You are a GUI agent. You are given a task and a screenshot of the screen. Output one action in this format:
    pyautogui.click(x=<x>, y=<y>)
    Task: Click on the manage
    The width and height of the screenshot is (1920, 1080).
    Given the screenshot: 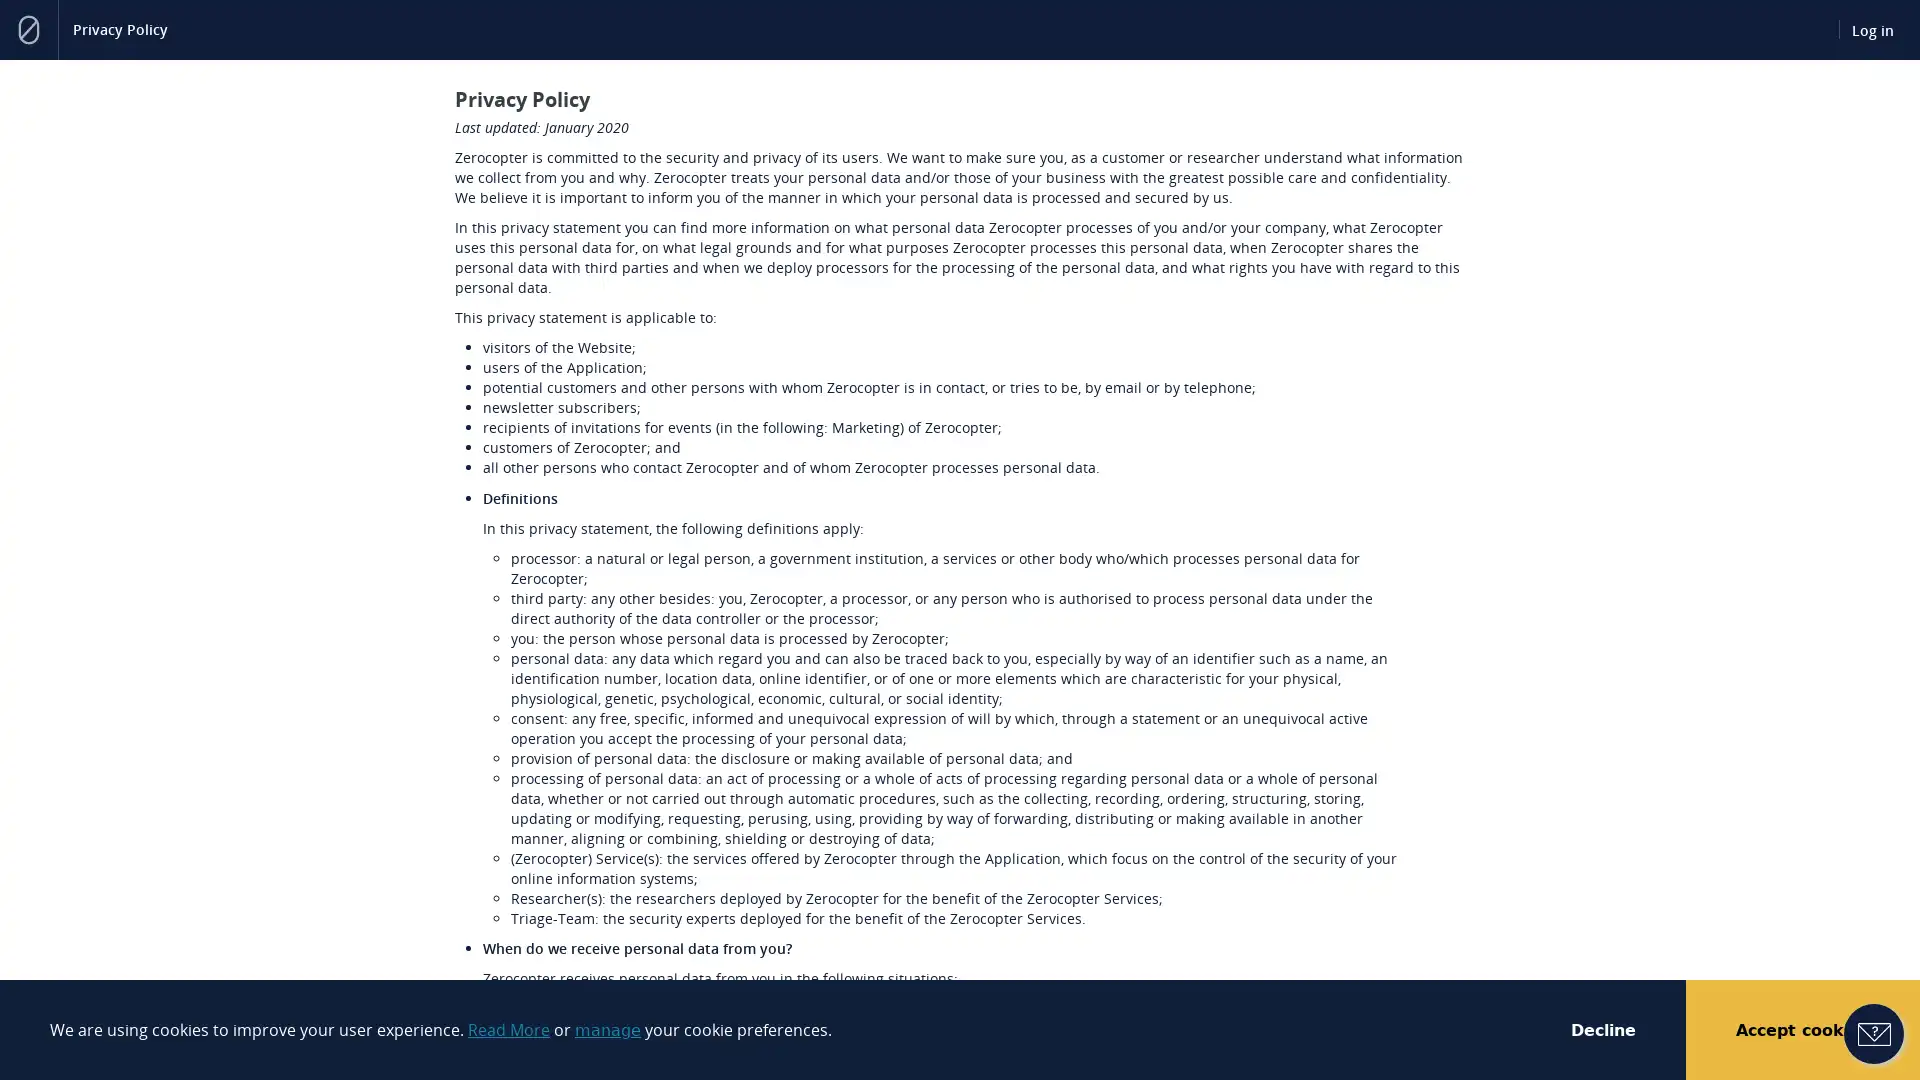 What is the action you would take?
    pyautogui.click(x=607, y=1030)
    